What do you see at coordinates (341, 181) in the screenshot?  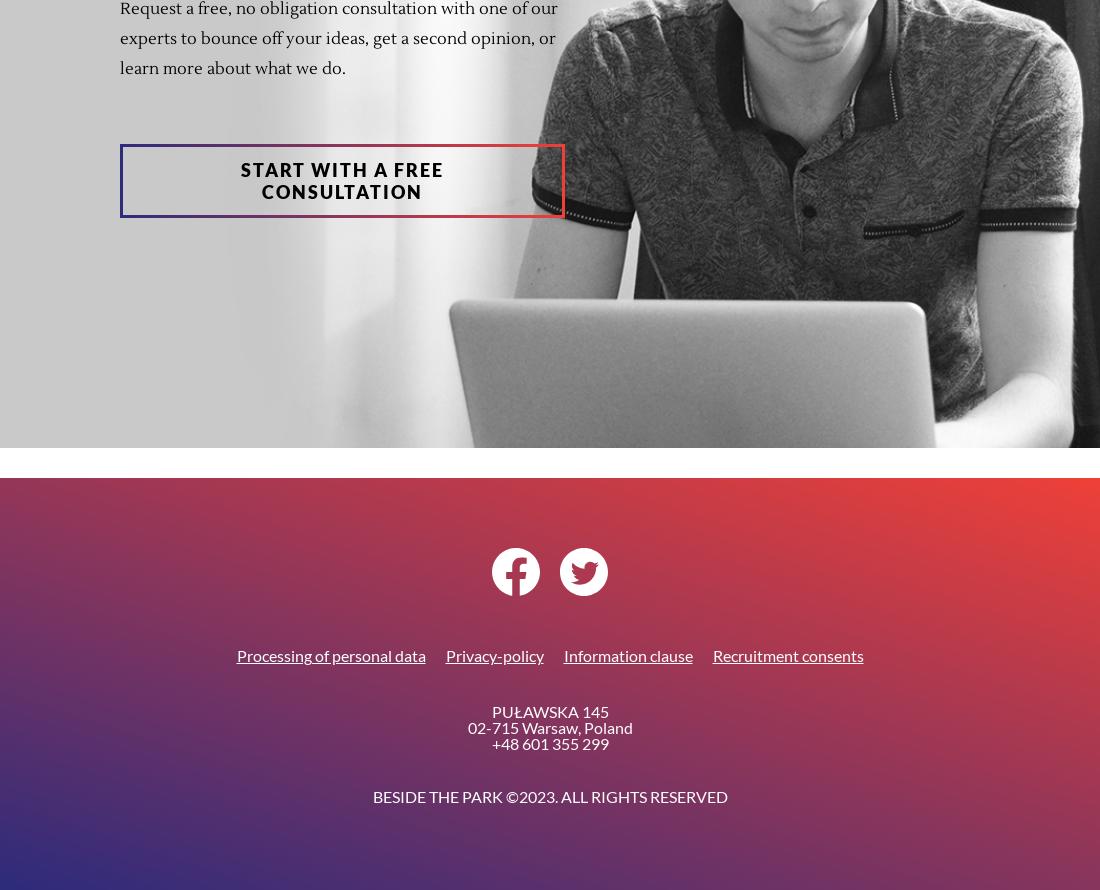 I see `'START WITH a free consultation'` at bounding box center [341, 181].